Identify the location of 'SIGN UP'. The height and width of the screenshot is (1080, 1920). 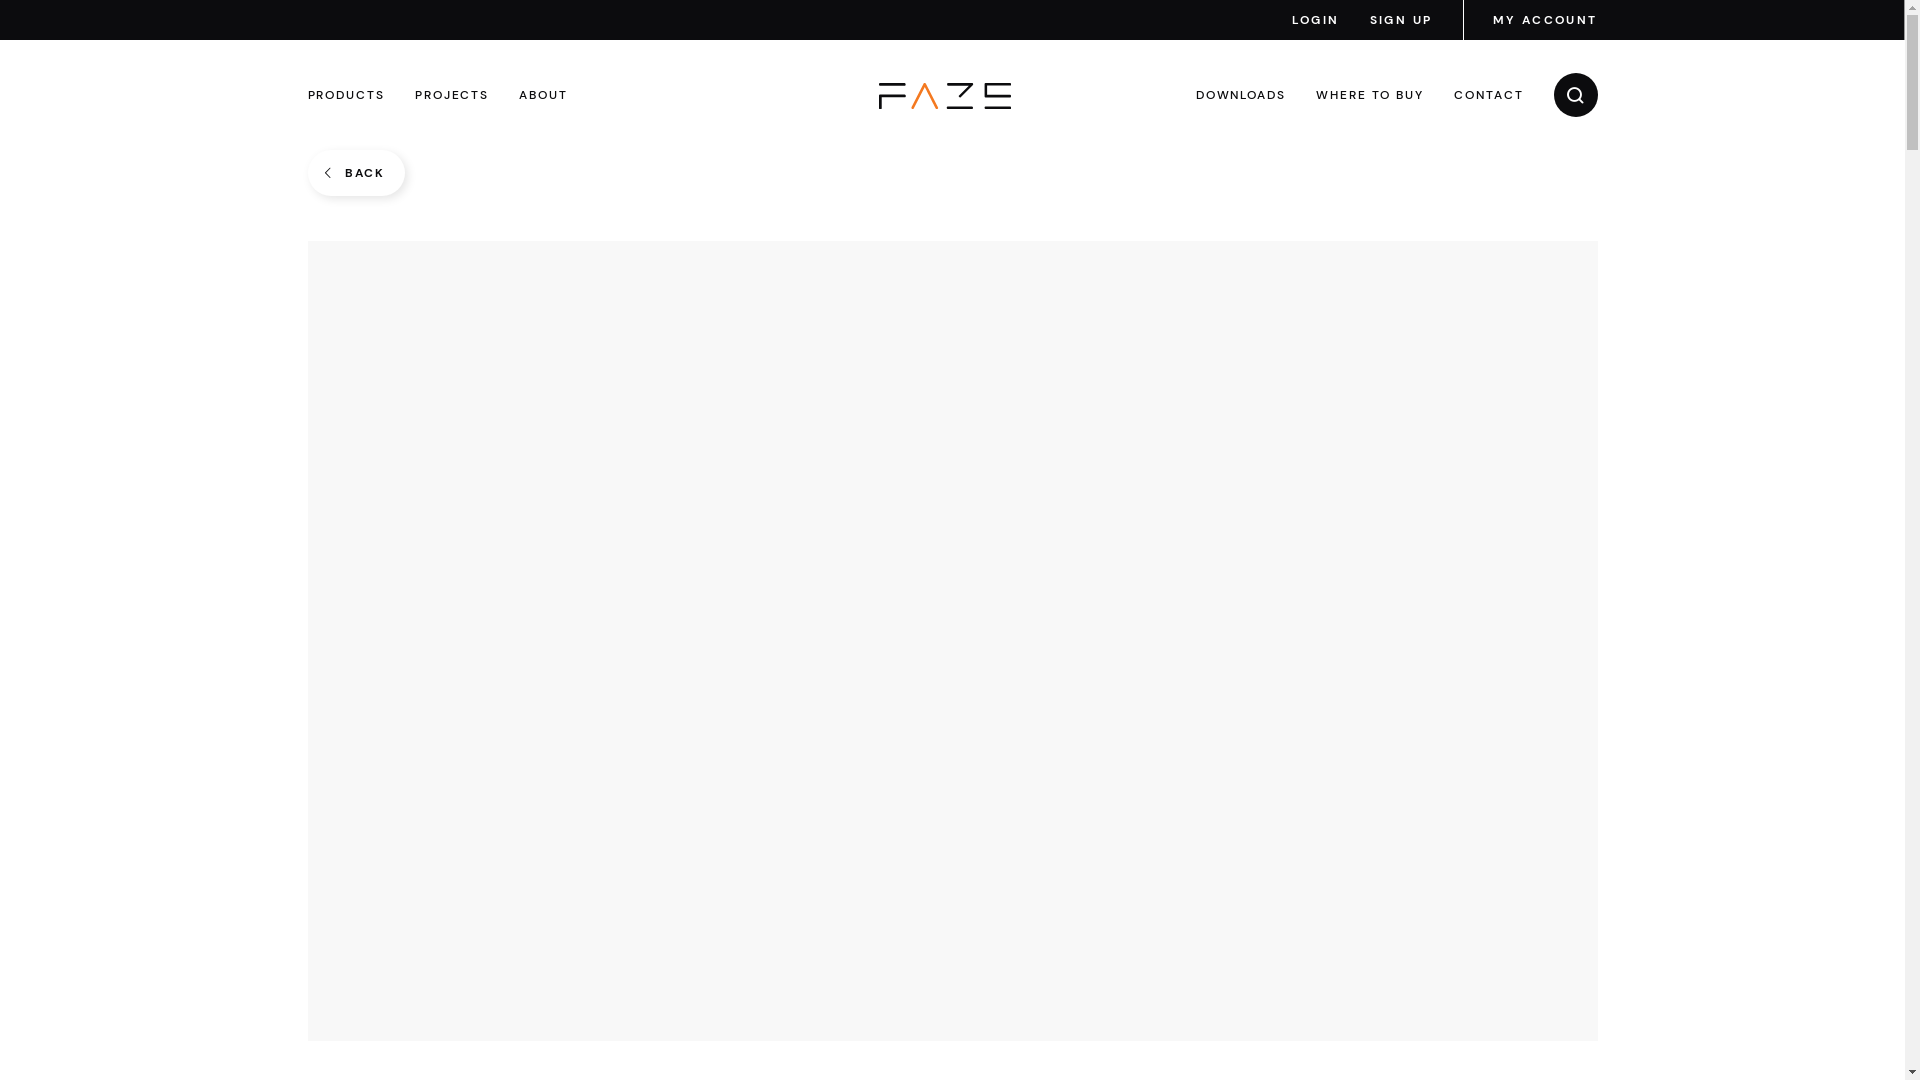
(1400, 19).